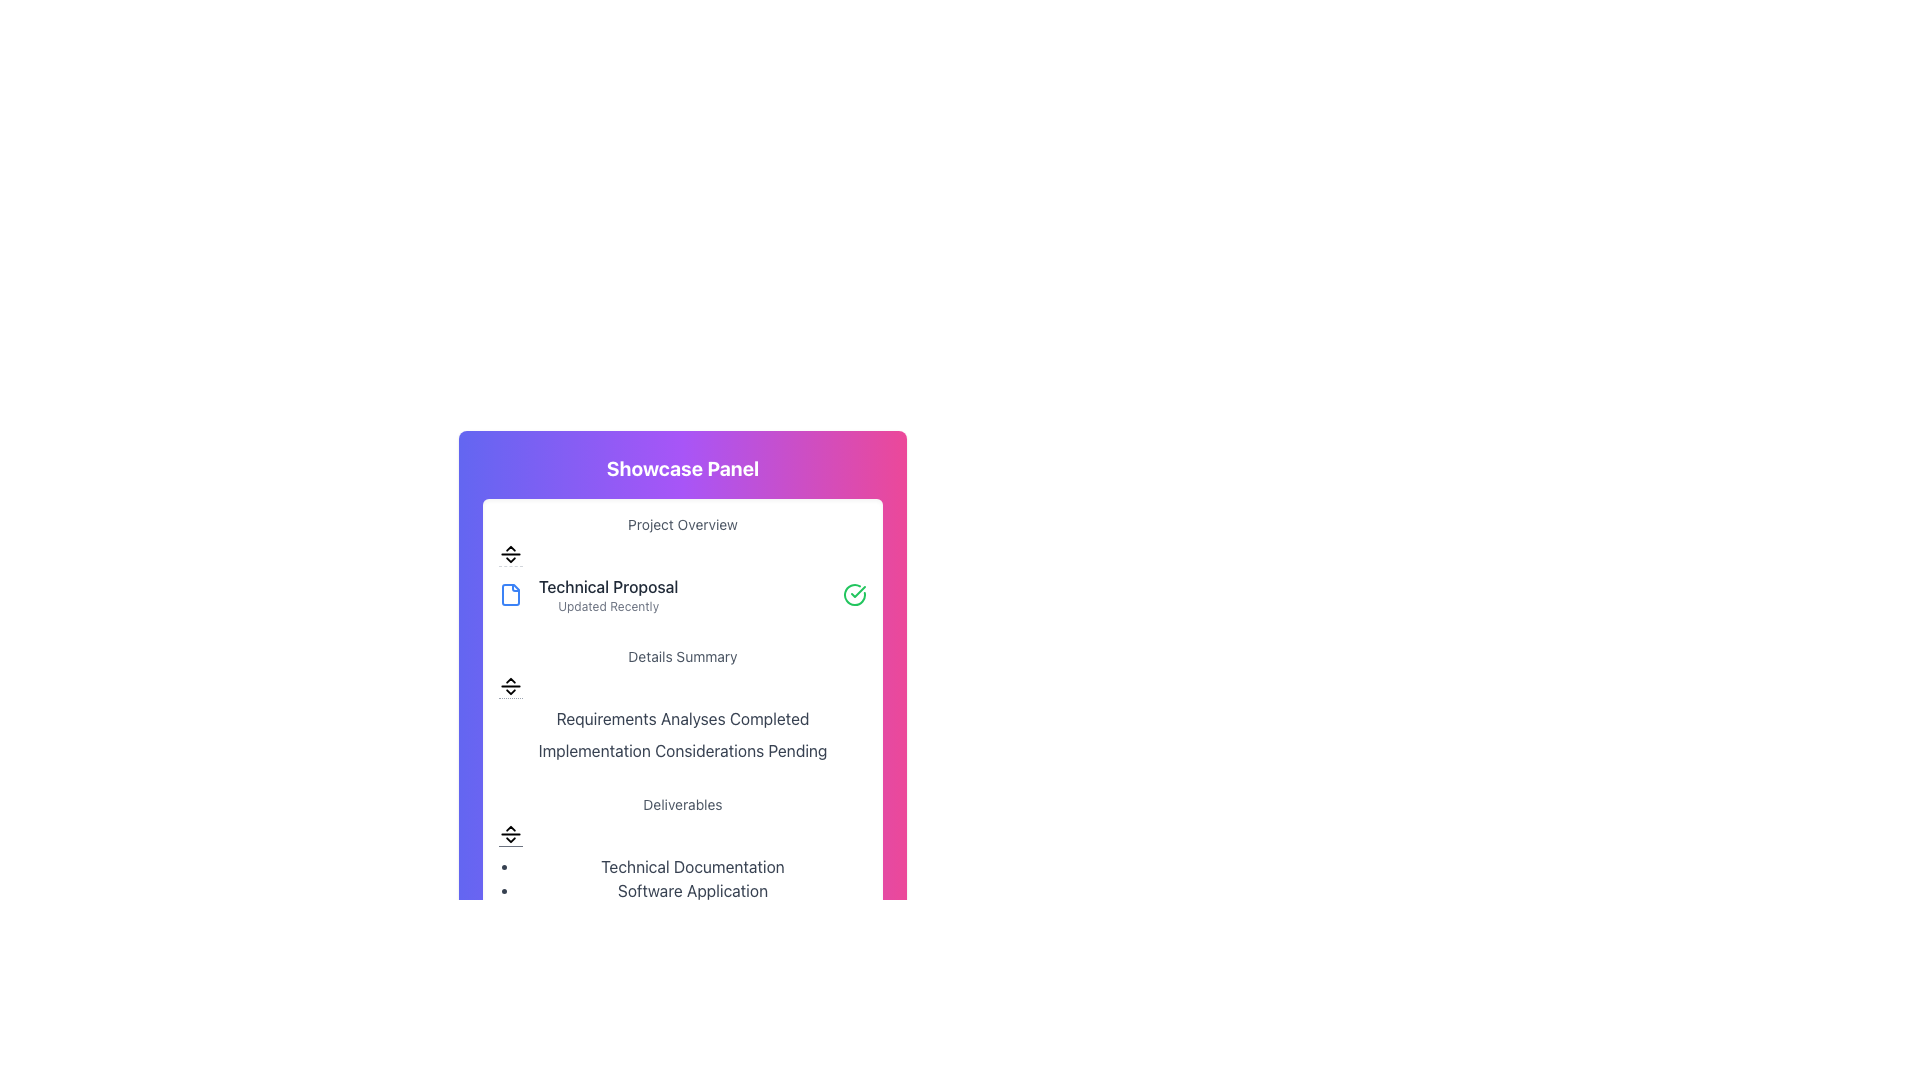 The image size is (1920, 1080). Describe the element at coordinates (607, 605) in the screenshot. I see `the timestamp or update note provided` at that location.